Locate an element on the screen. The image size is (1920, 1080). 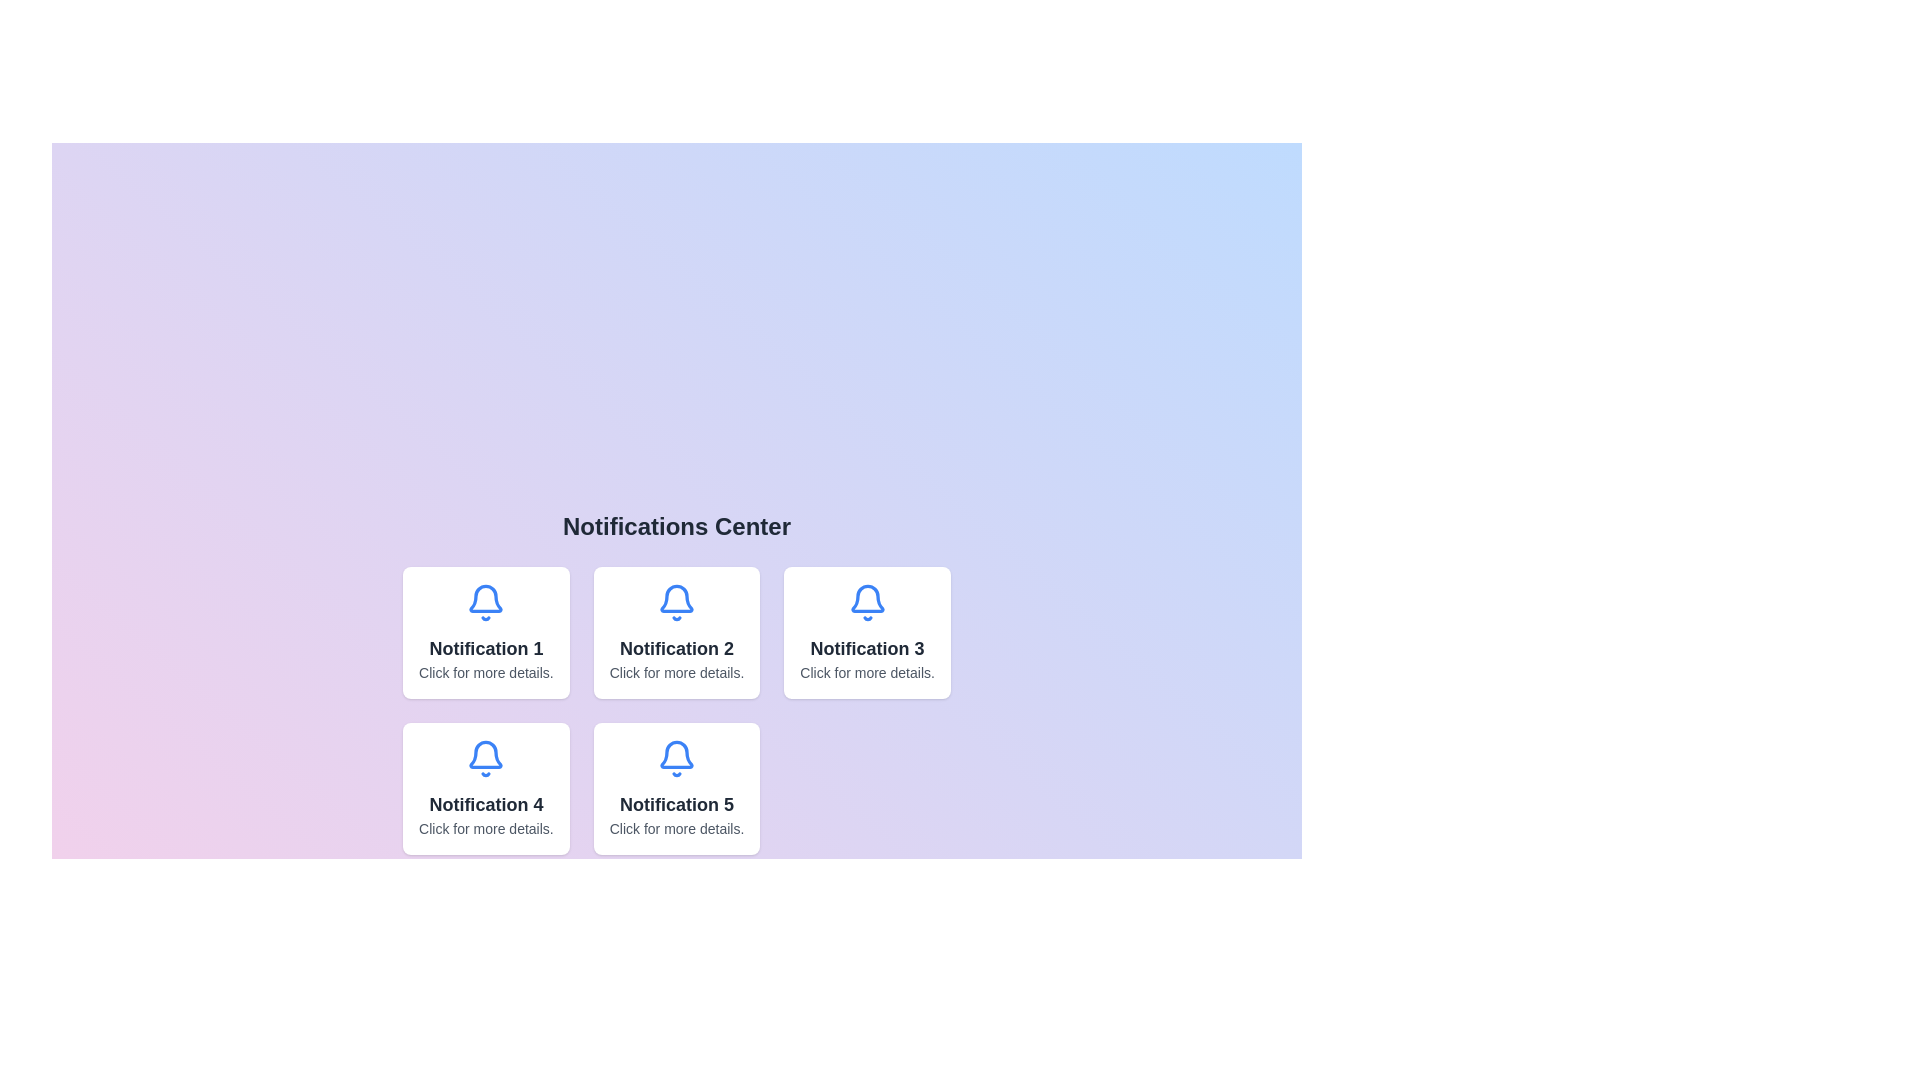
the 'Notification 1' text label to interact with the corresponding notification card in the grid layout is located at coordinates (486, 648).